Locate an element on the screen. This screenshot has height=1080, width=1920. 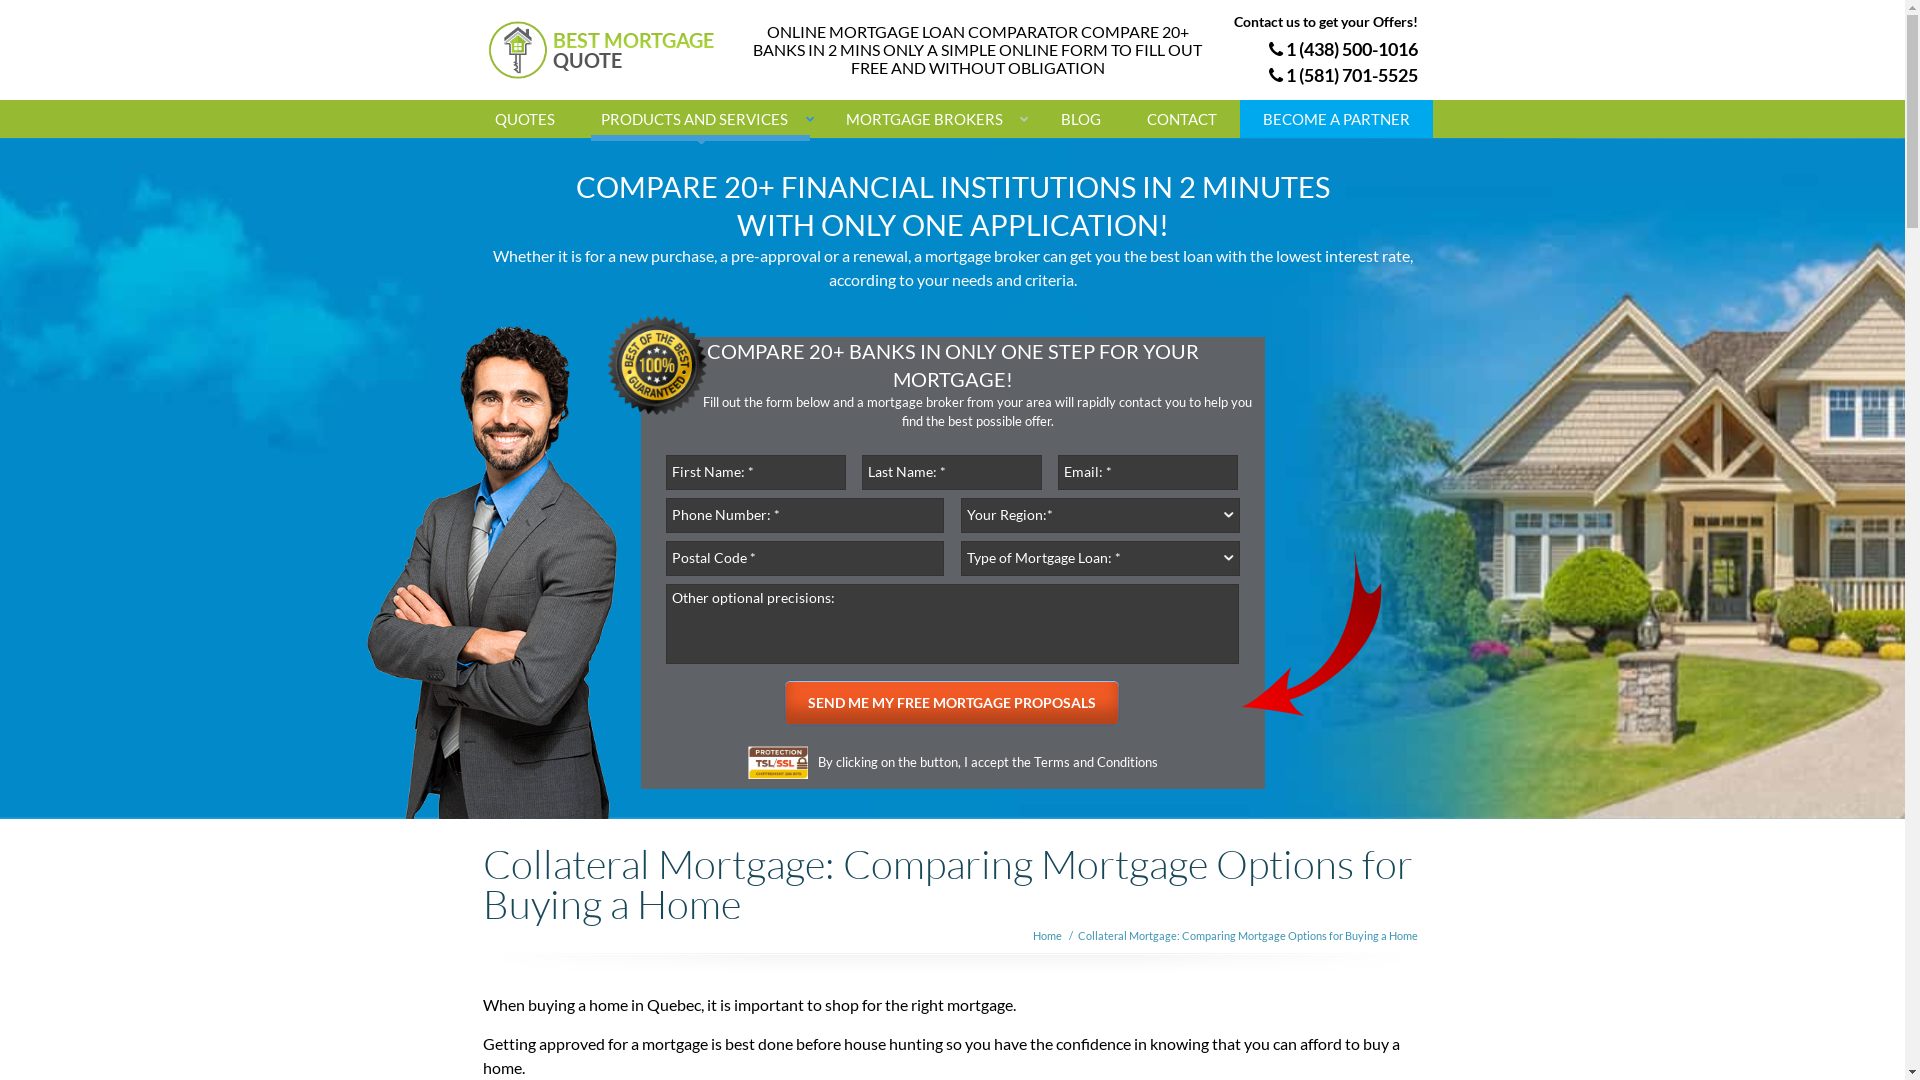
'Home' is located at coordinates (1045, 935).